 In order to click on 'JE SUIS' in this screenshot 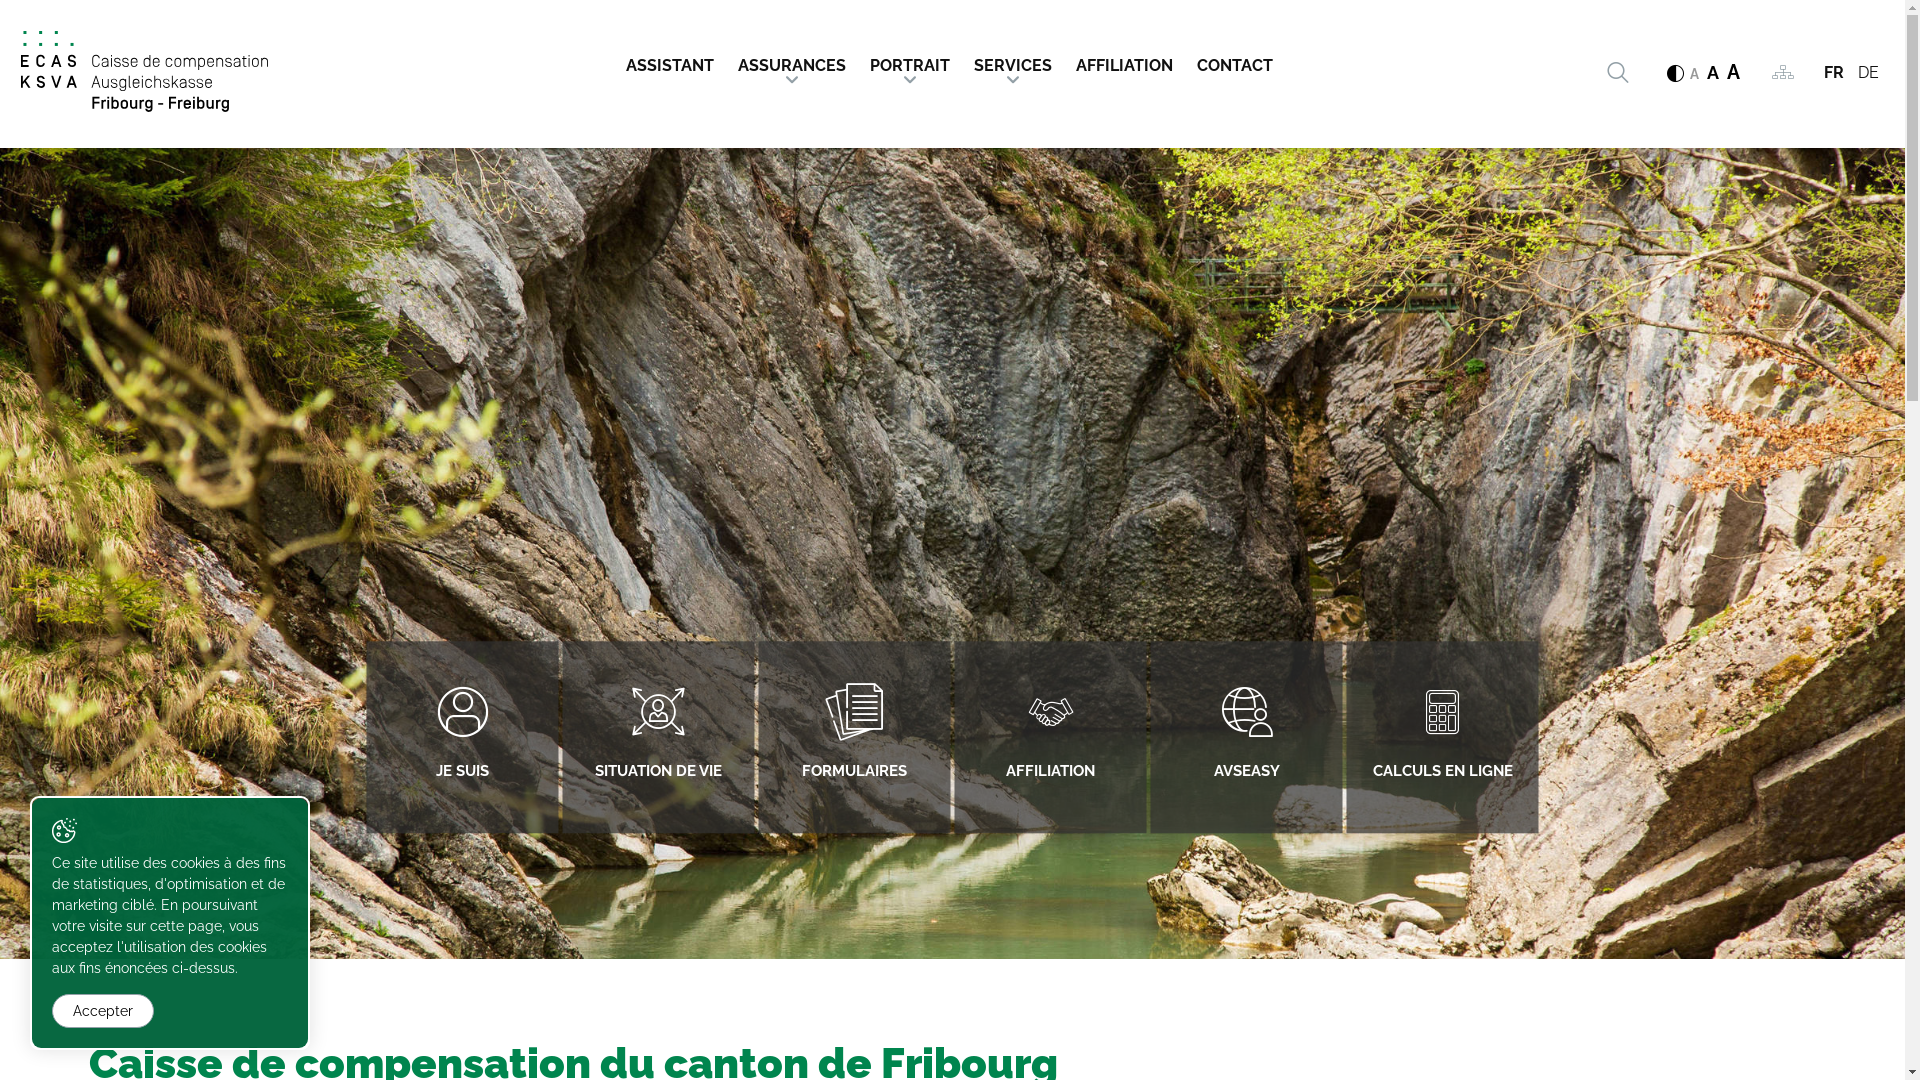, I will do `click(460, 737)`.